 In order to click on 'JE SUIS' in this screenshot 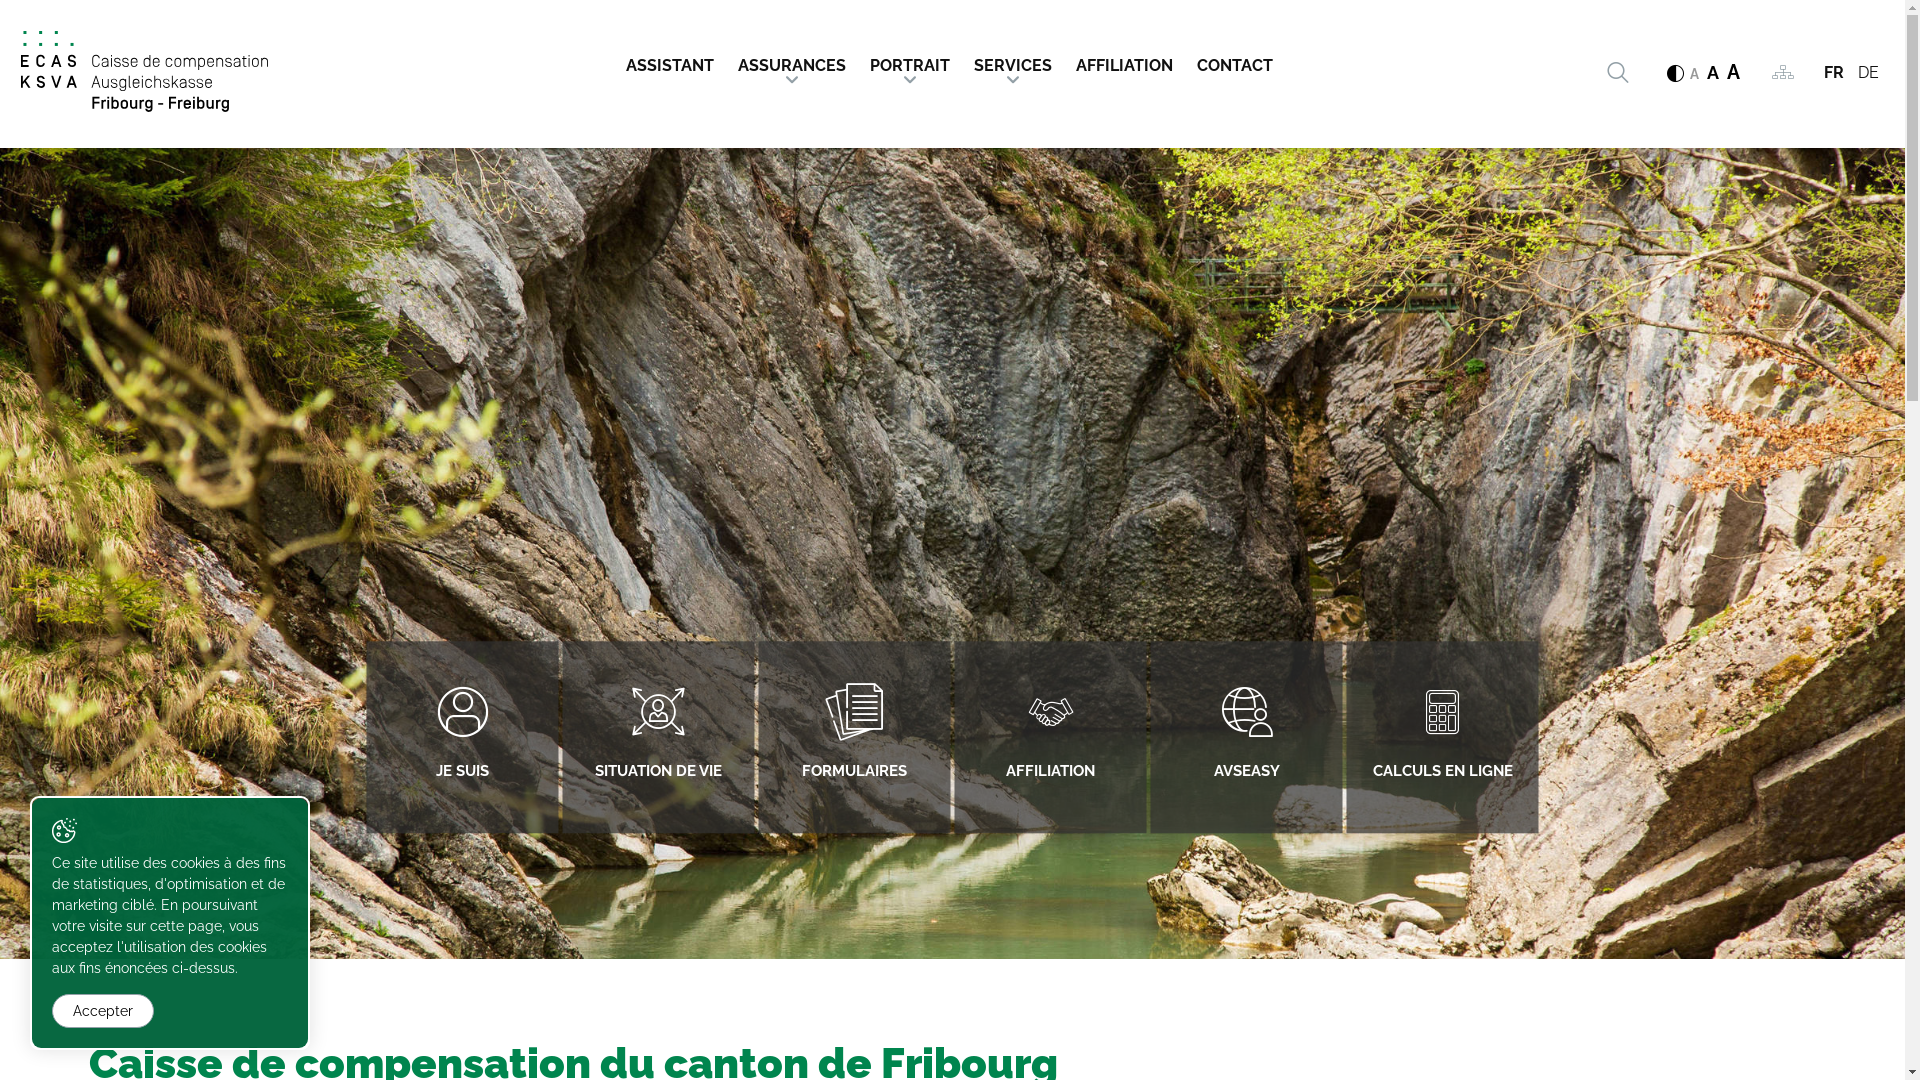, I will do `click(460, 737)`.